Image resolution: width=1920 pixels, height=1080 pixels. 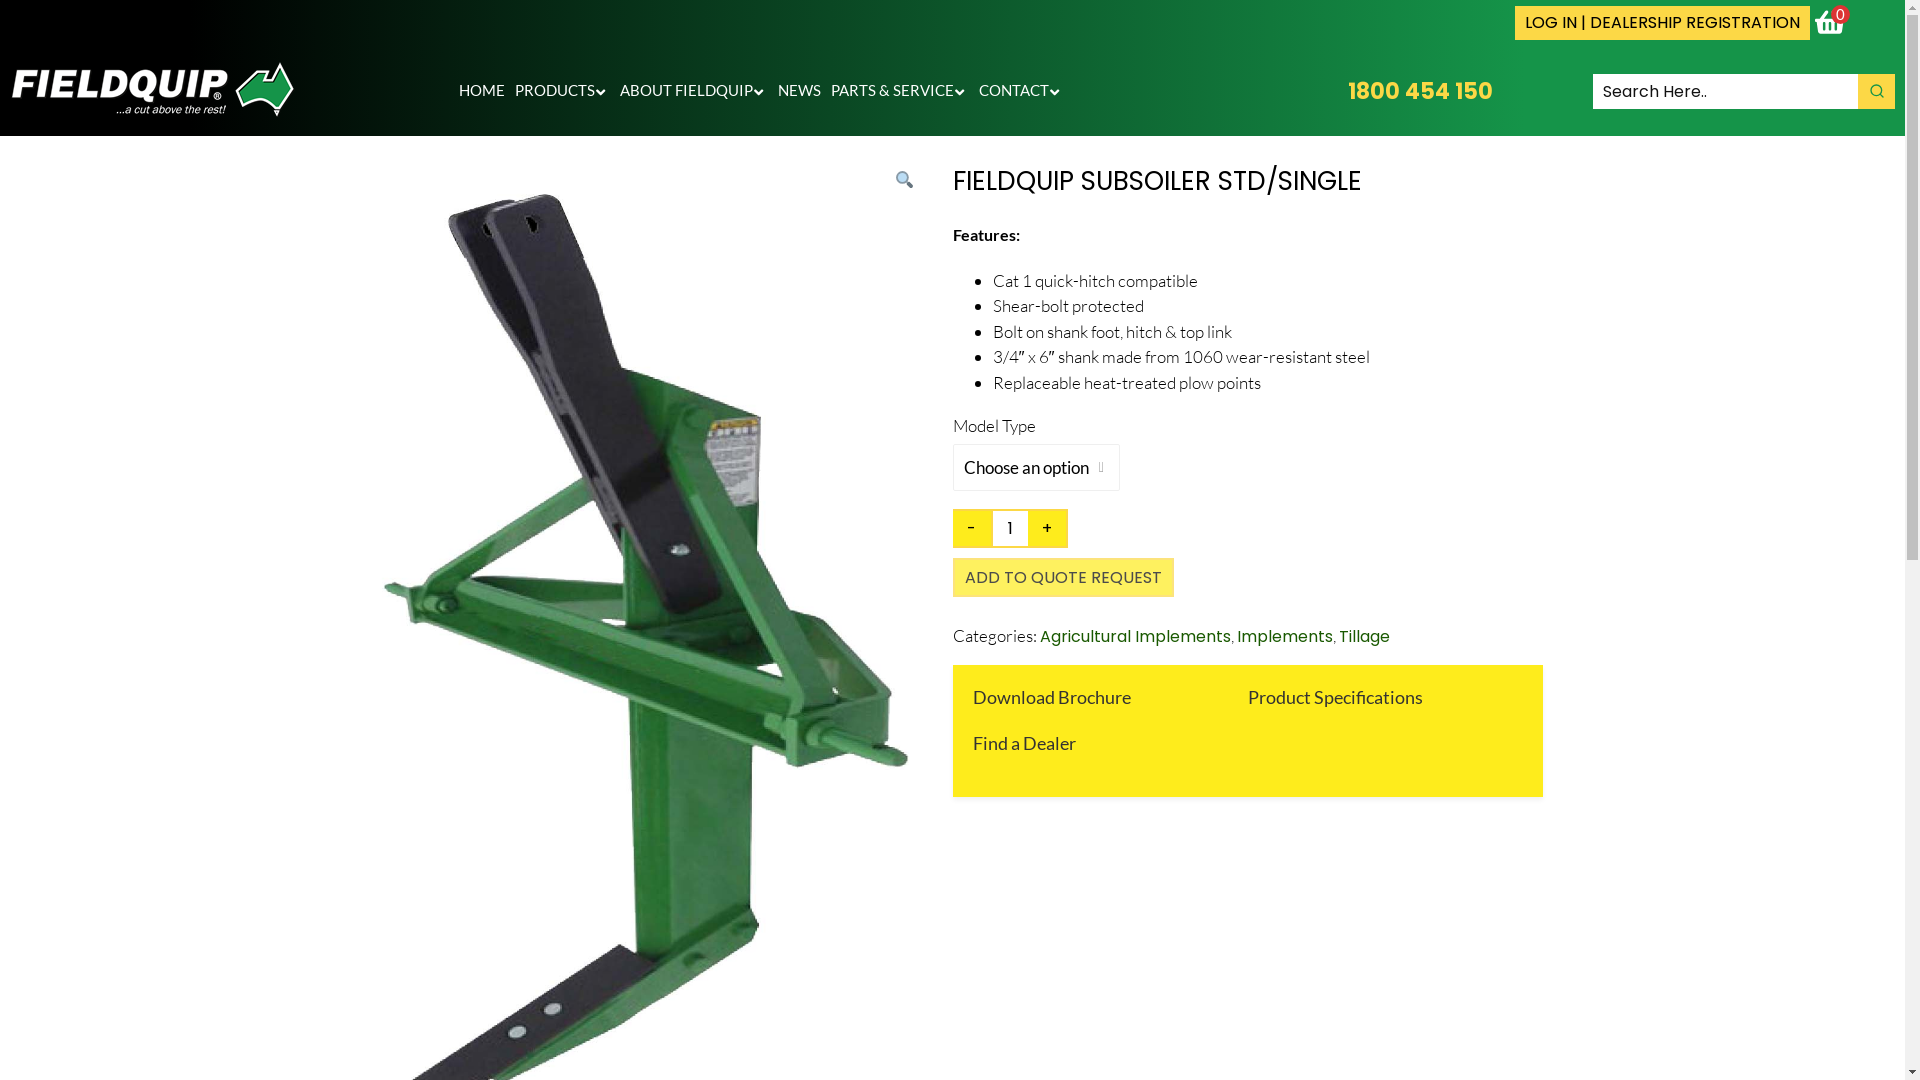 What do you see at coordinates (992, 527) in the screenshot?
I see `'Qty'` at bounding box center [992, 527].